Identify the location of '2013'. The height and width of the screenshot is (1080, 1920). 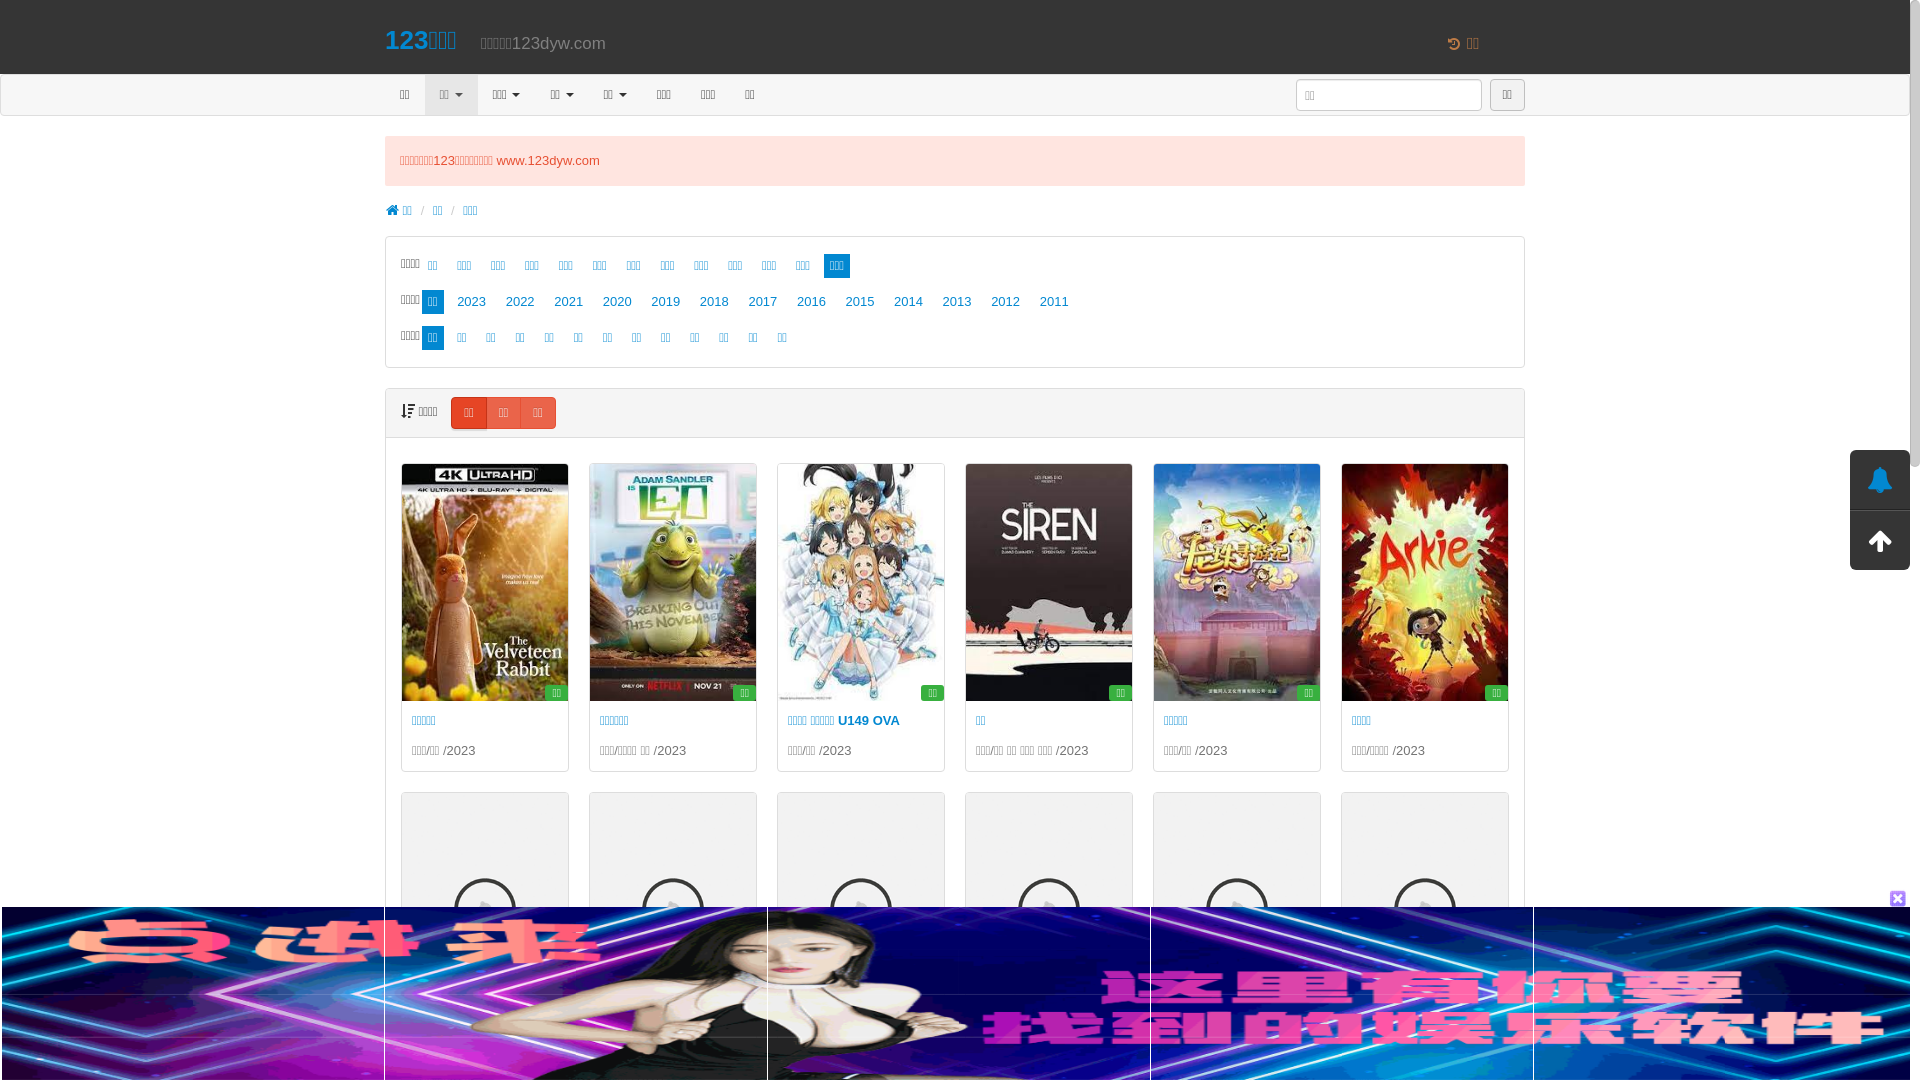
(956, 301).